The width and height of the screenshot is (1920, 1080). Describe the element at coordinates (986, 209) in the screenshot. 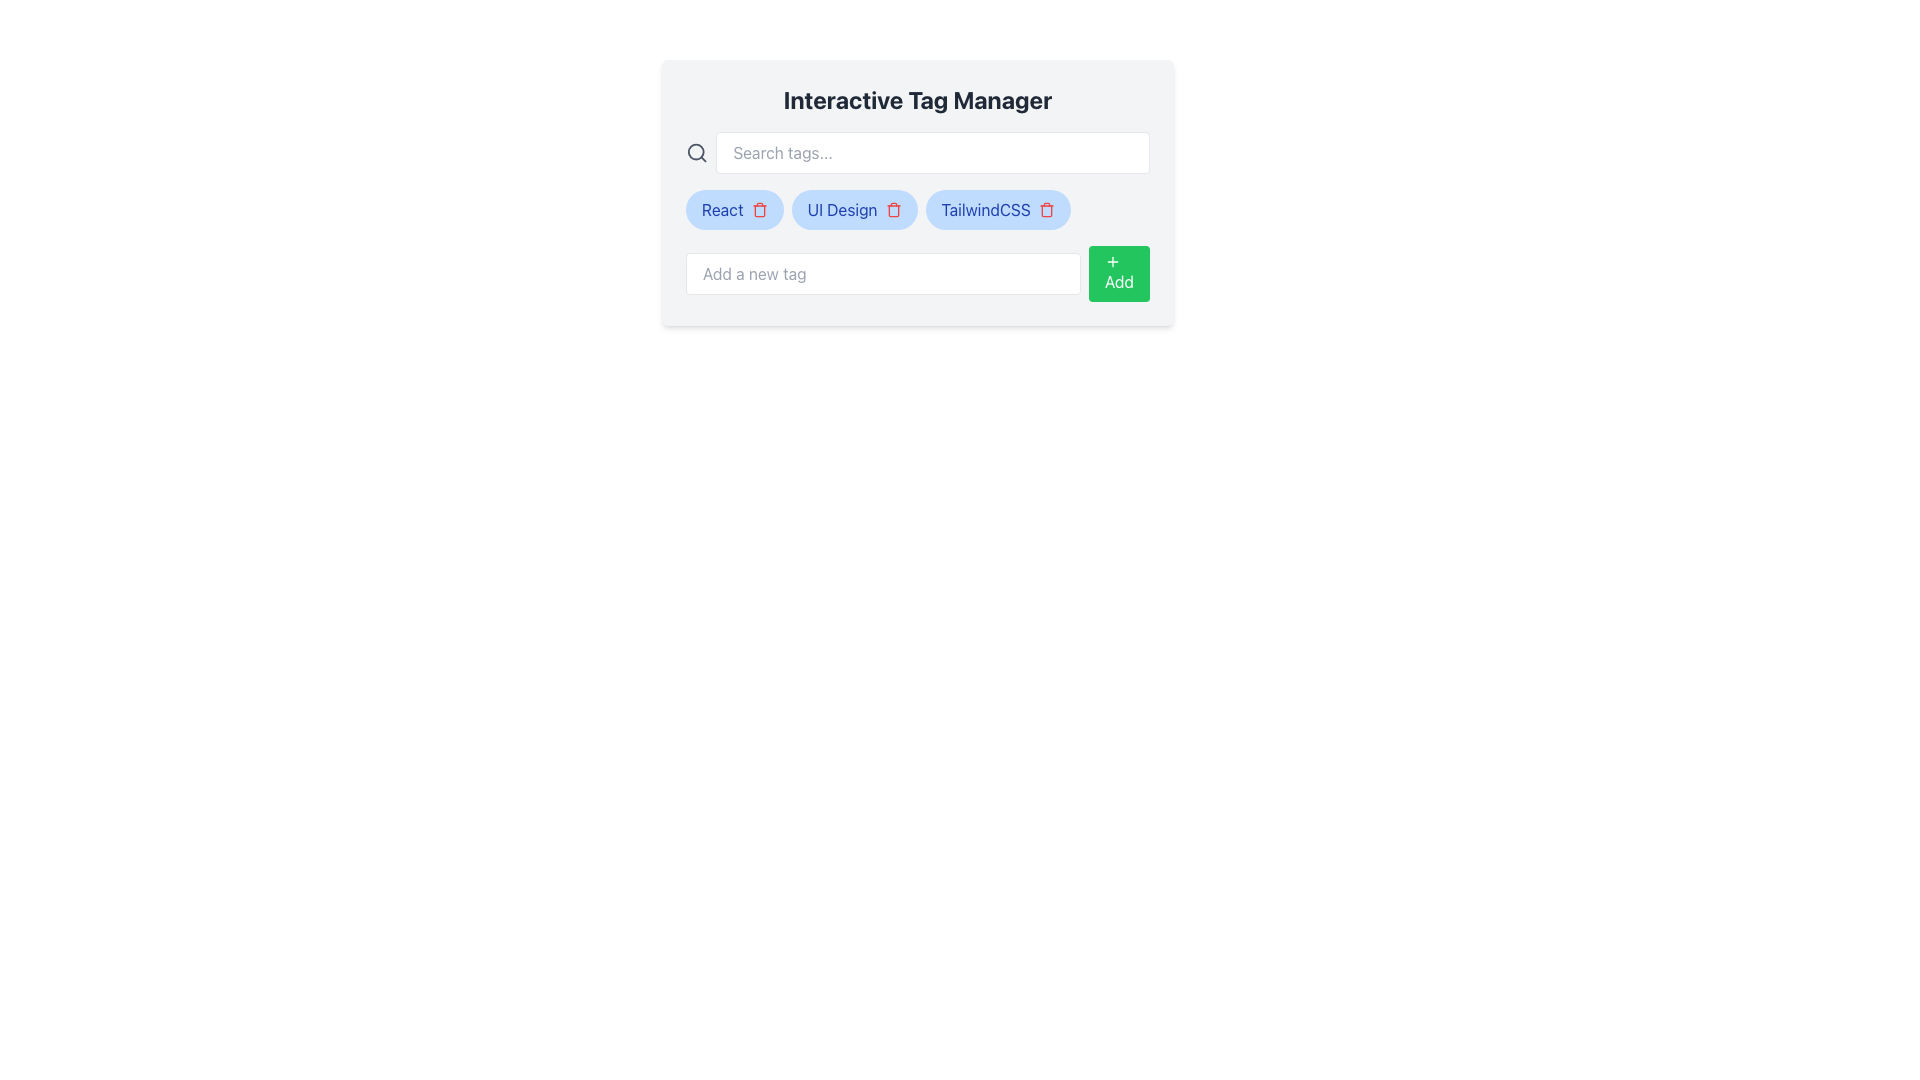

I see `the 'TailwindCSS' text label, which is displayed in bold blue font on a light blue rounded rectangle` at that location.